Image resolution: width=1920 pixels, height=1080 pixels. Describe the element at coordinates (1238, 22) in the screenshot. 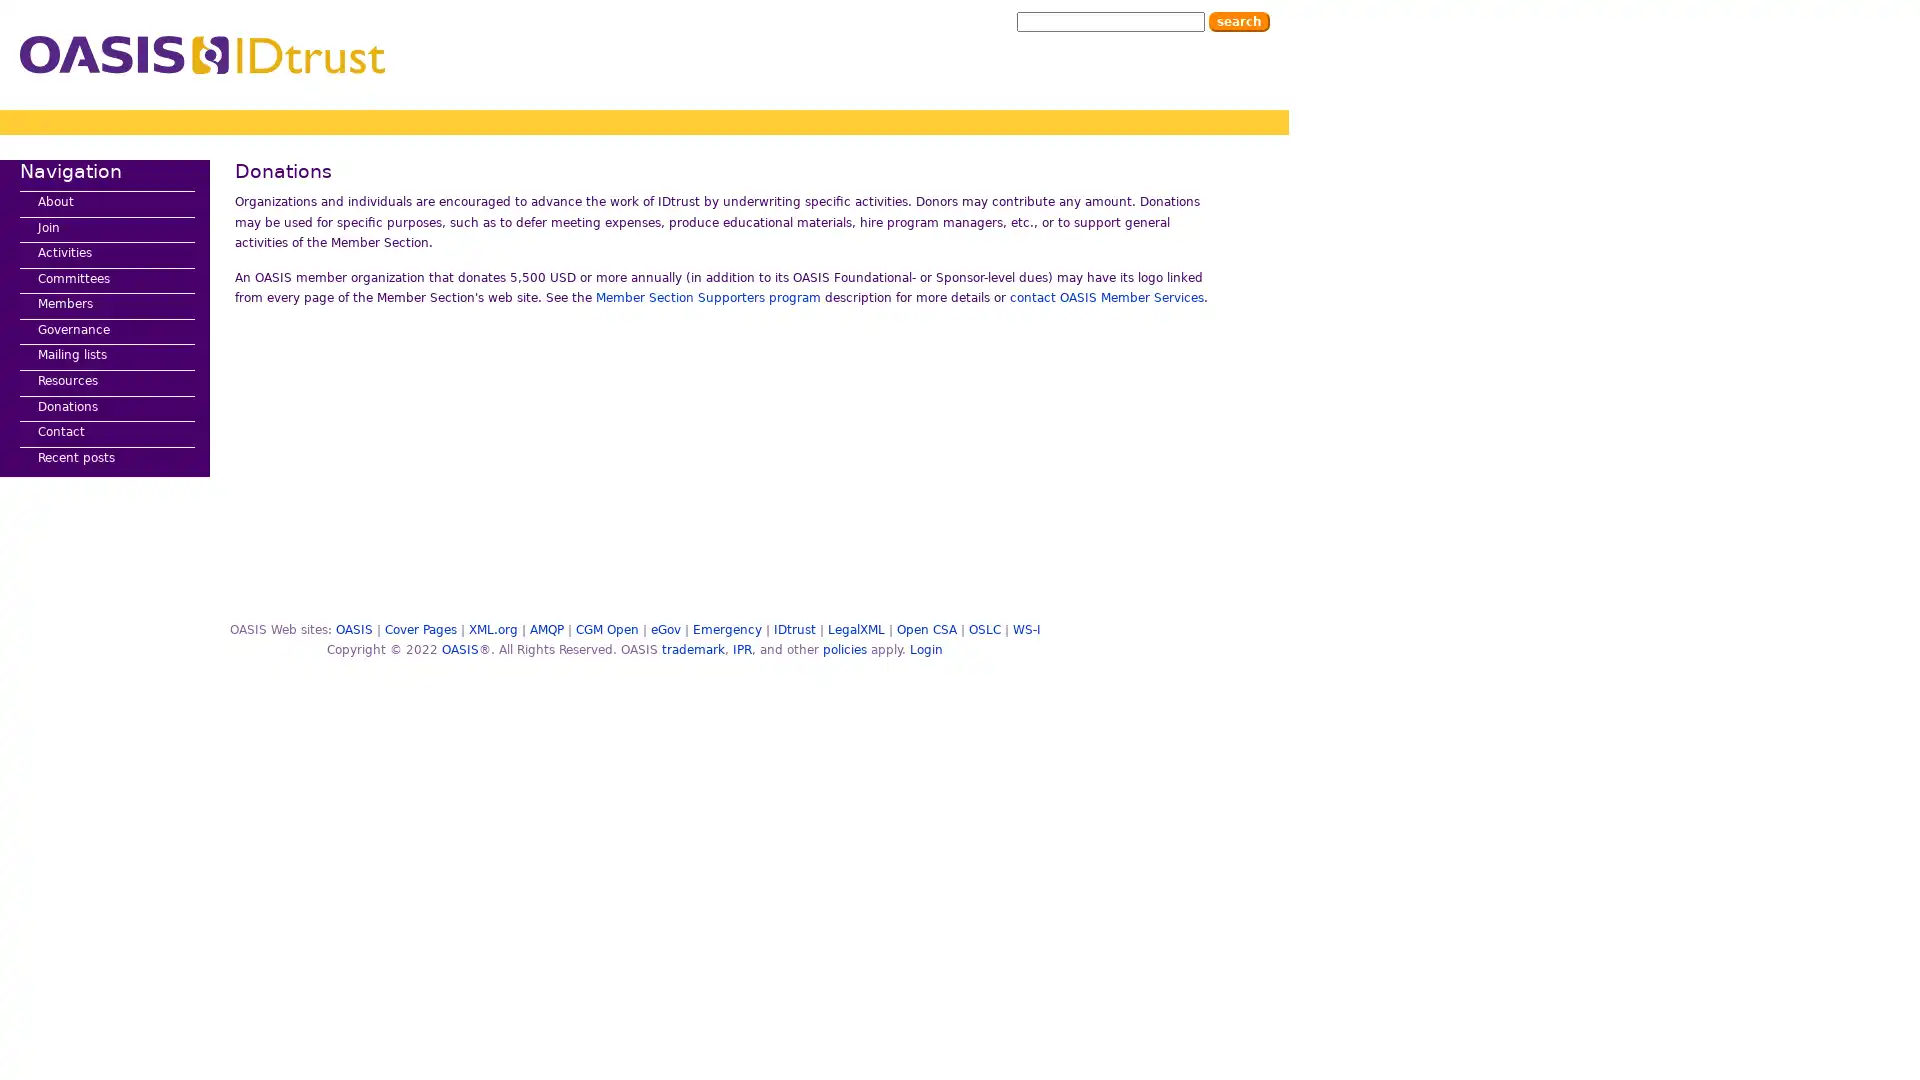

I see `Search` at that location.